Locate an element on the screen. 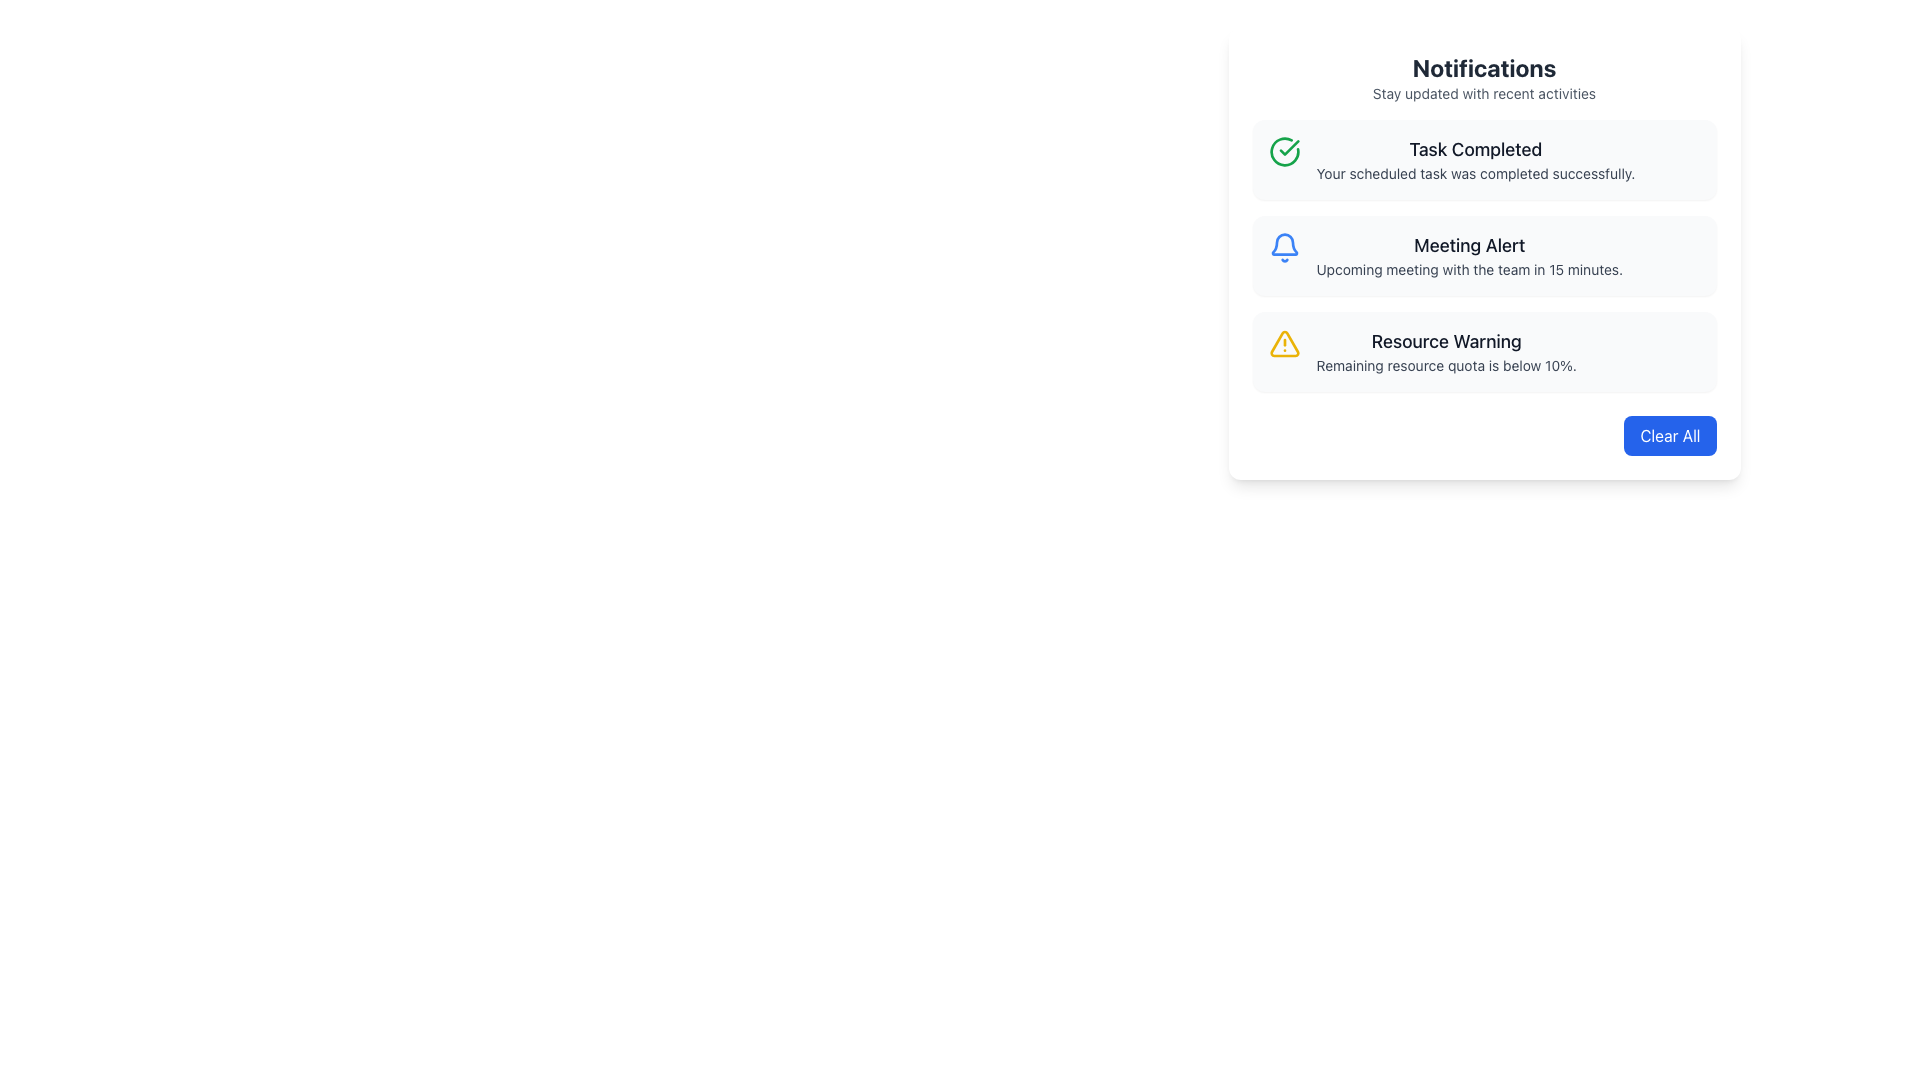 Image resolution: width=1920 pixels, height=1080 pixels. text content of the Notification card located in the notifications panel, positioned directly under the 'Meeting Alert' card and is the third card from the top is located at coordinates (1484, 350).